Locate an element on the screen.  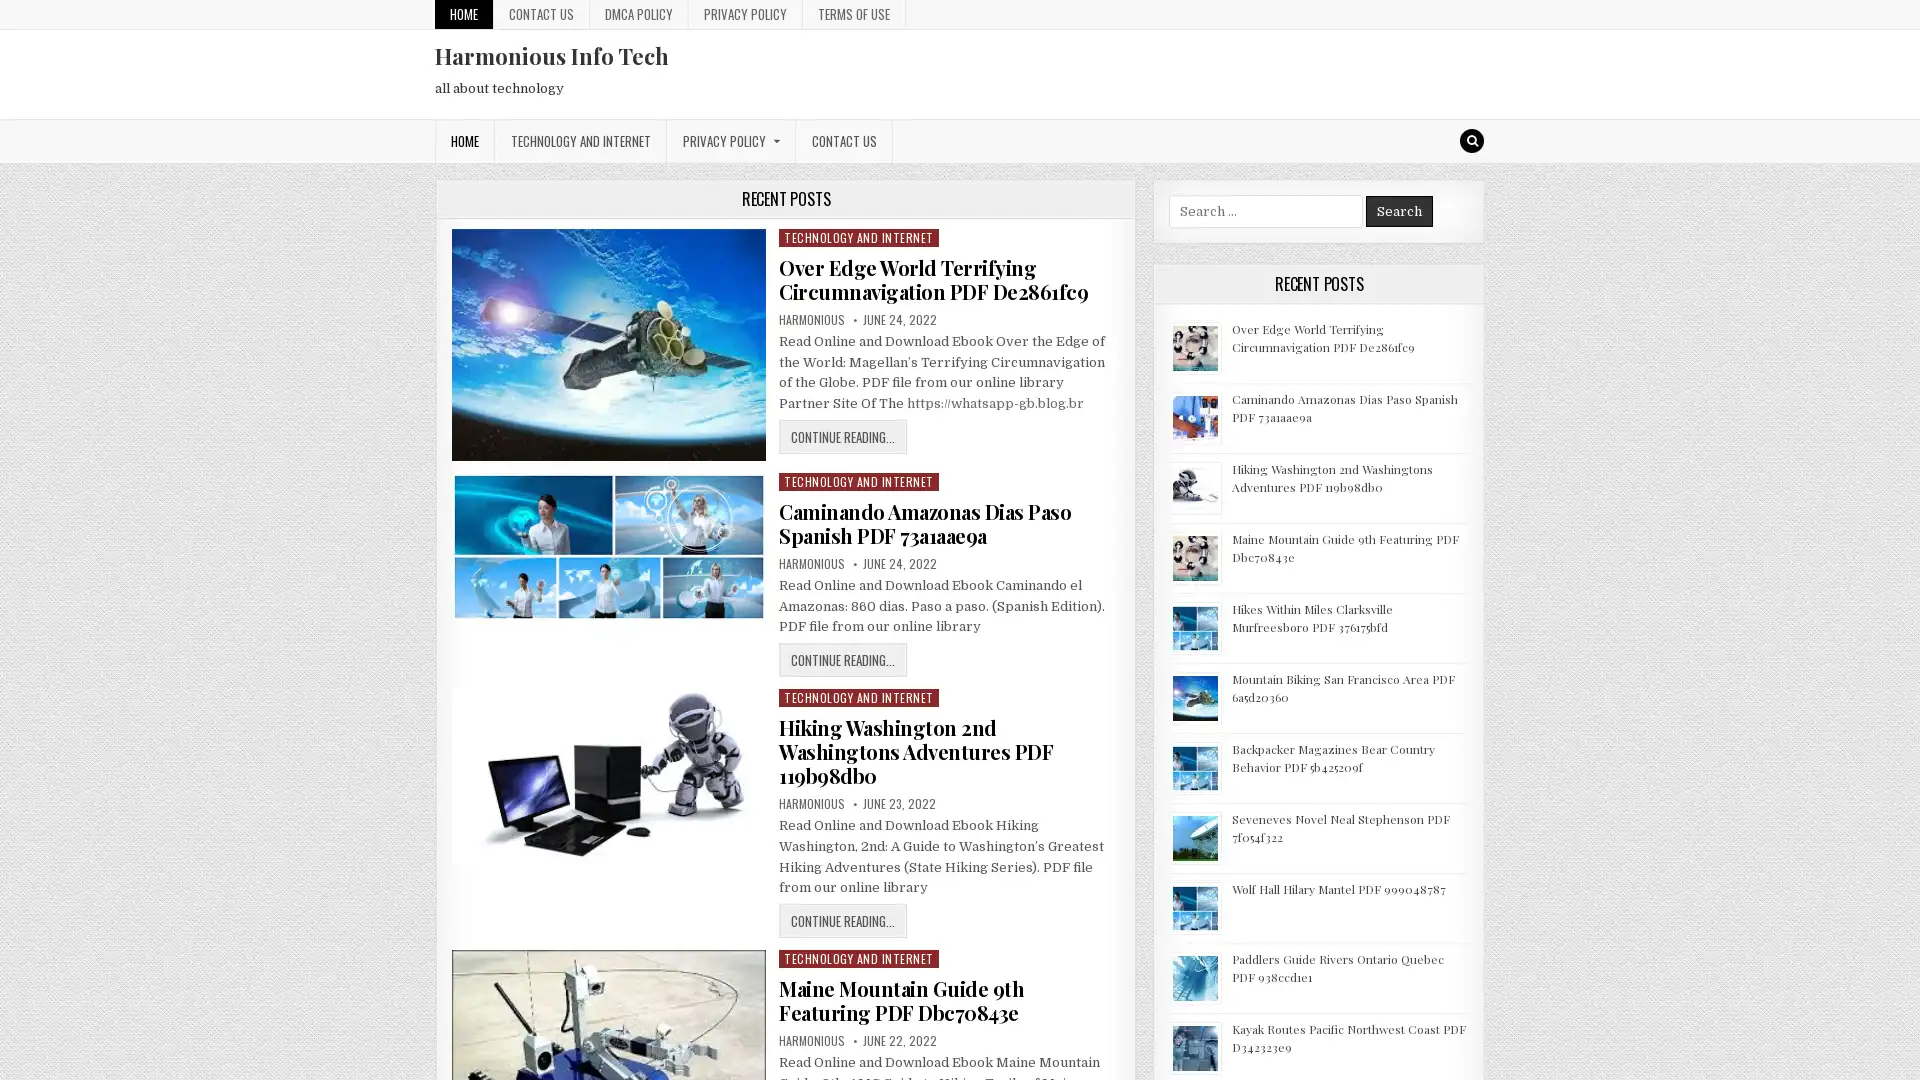
Search is located at coordinates (1398, 211).